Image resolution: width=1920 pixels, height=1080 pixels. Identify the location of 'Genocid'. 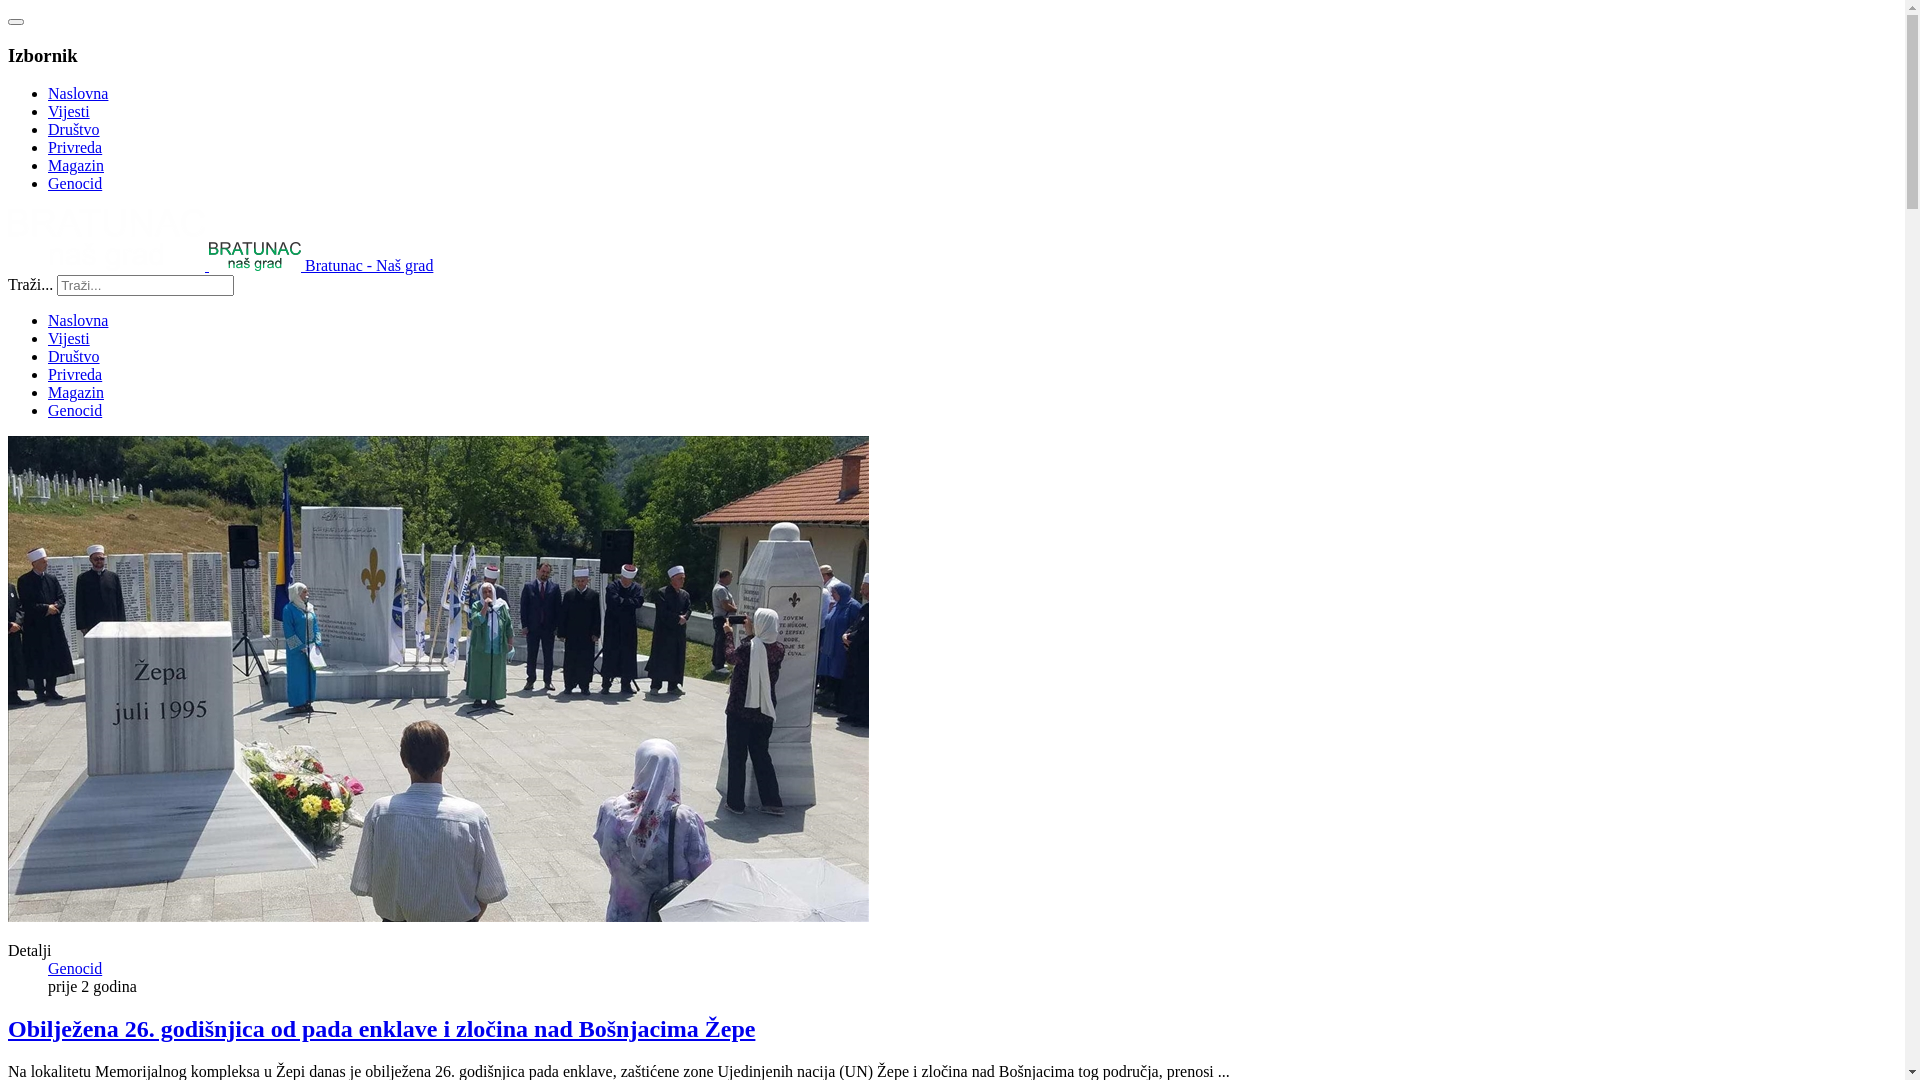
(75, 183).